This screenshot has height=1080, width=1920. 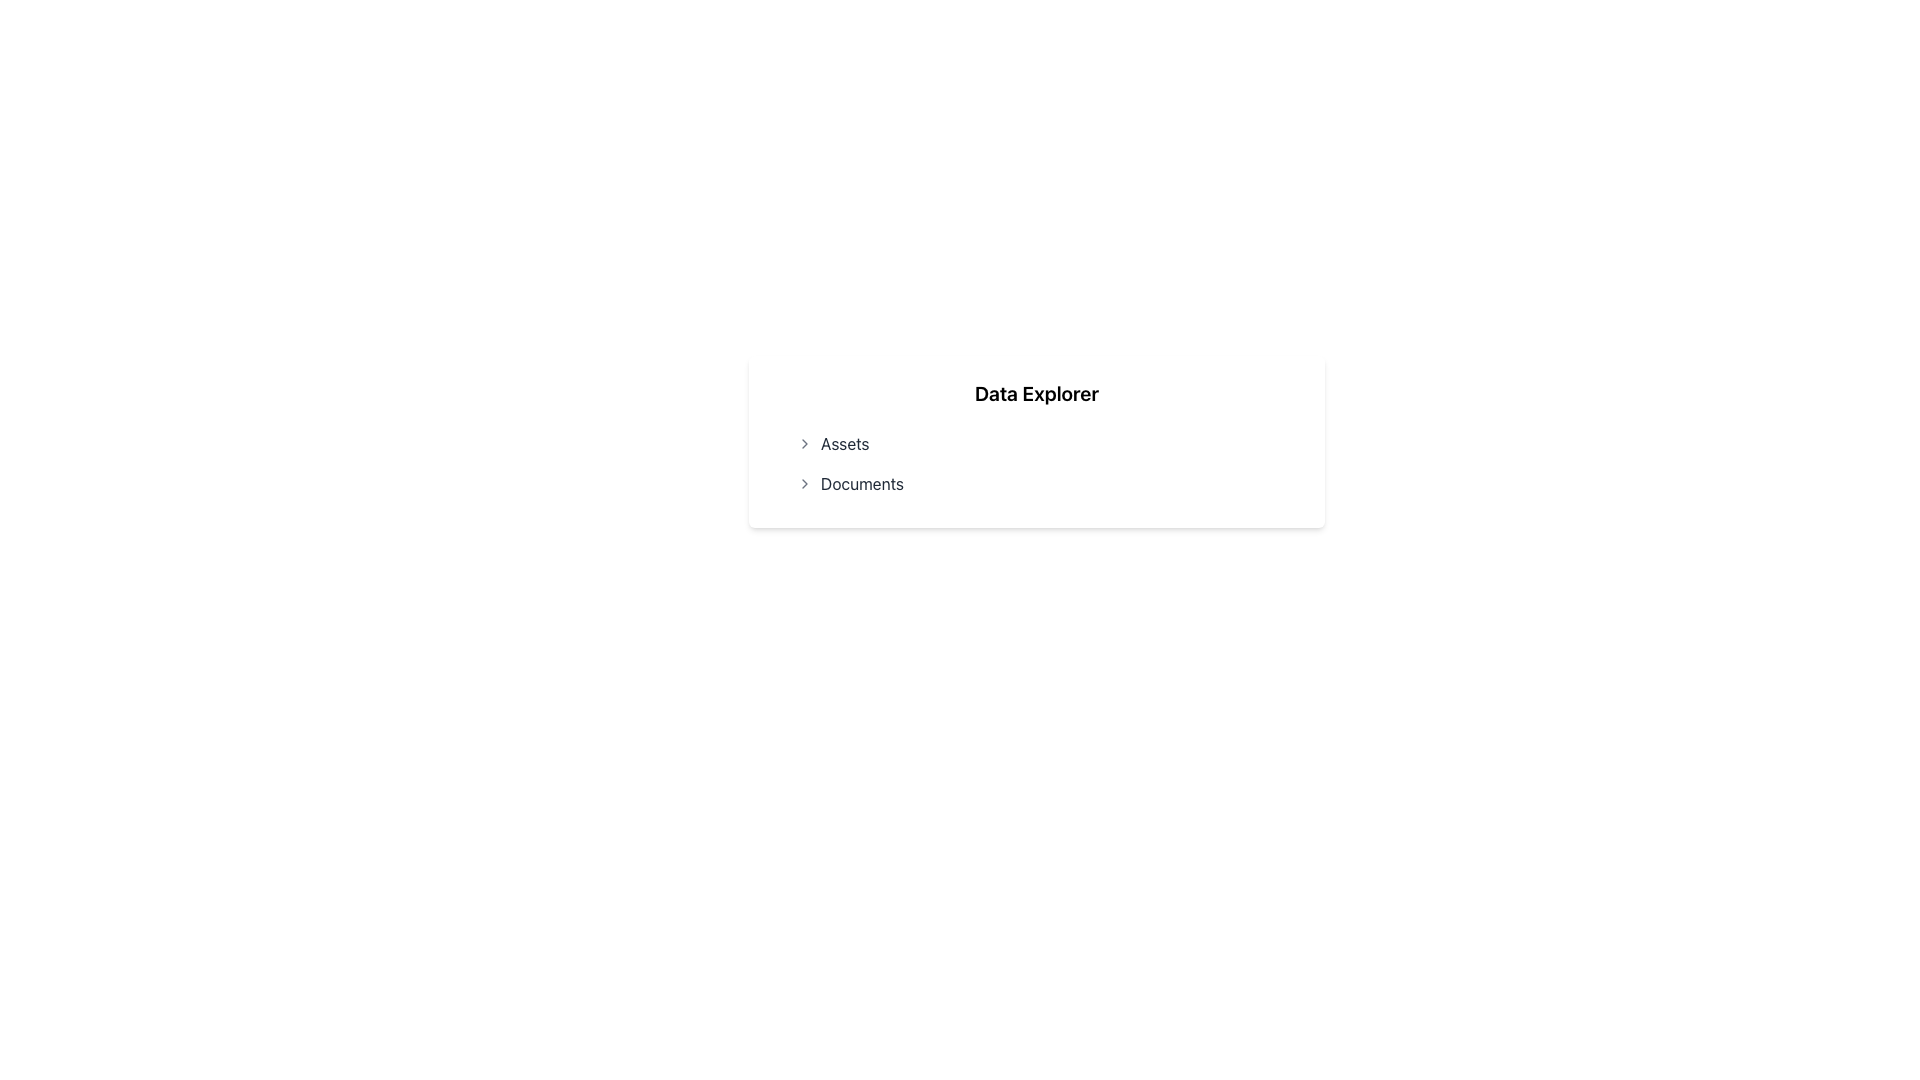 I want to click on the text label that serves as a title for a navigation link in the sidebar menu, positioned to the right of a chevron icon and the second item under the 'Data Explorer' heading, so click(x=862, y=483).